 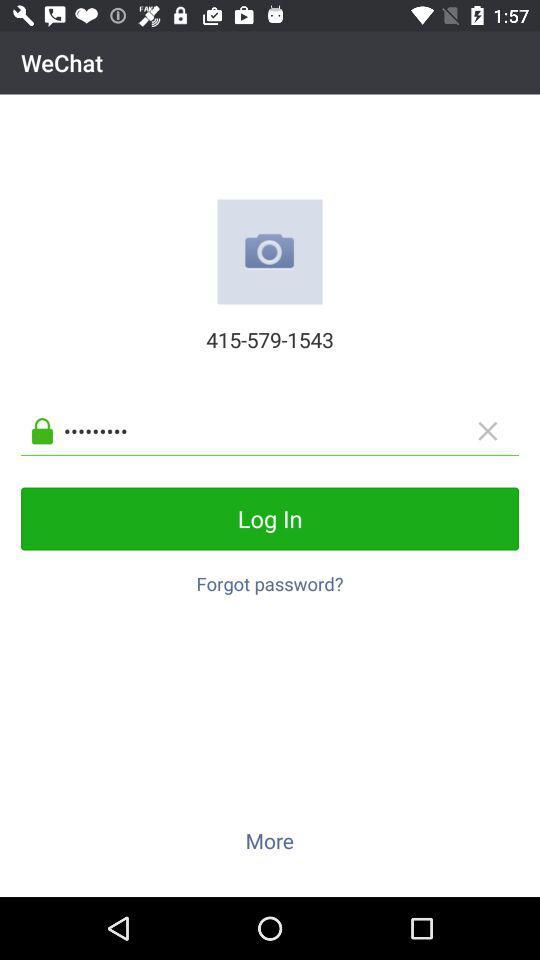 I want to click on button above the more icon, so click(x=270, y=578).